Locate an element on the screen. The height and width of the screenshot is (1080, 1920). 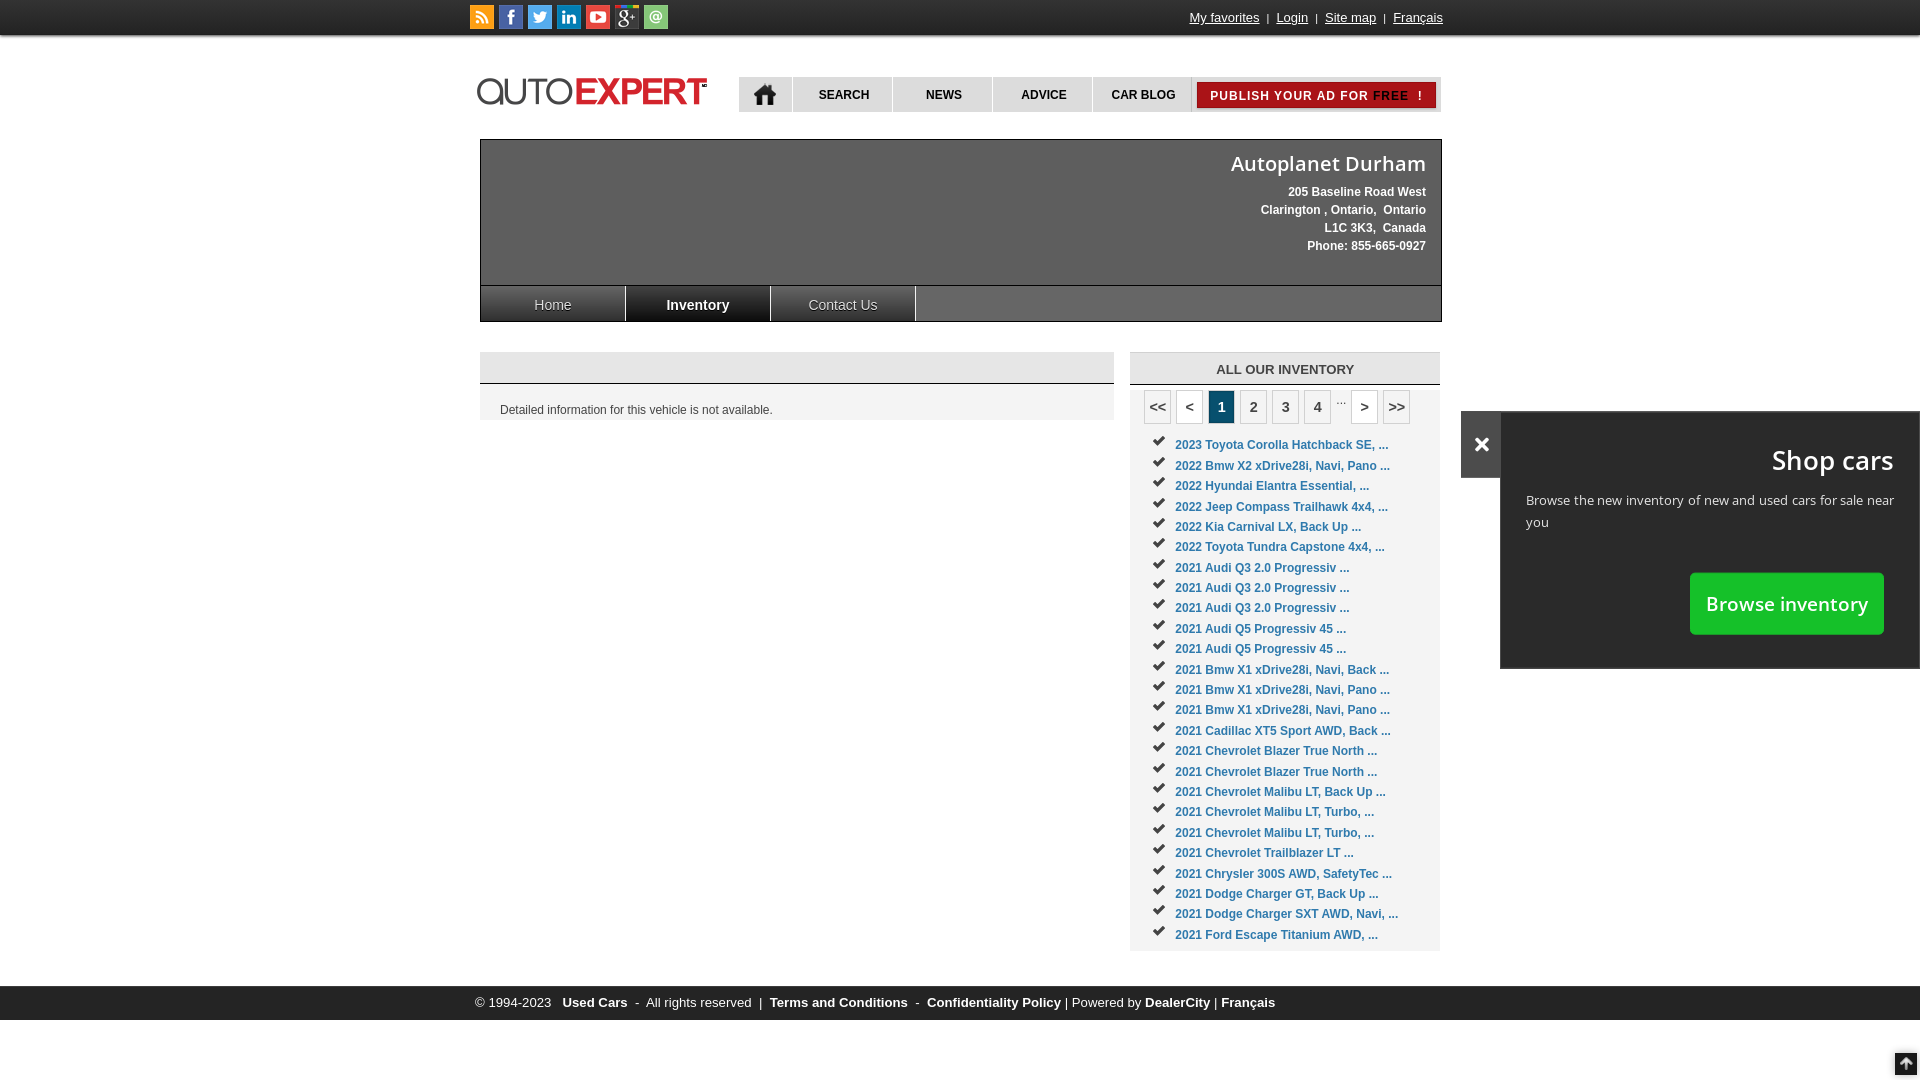
'>>' is located at coordinates (1381, 406).